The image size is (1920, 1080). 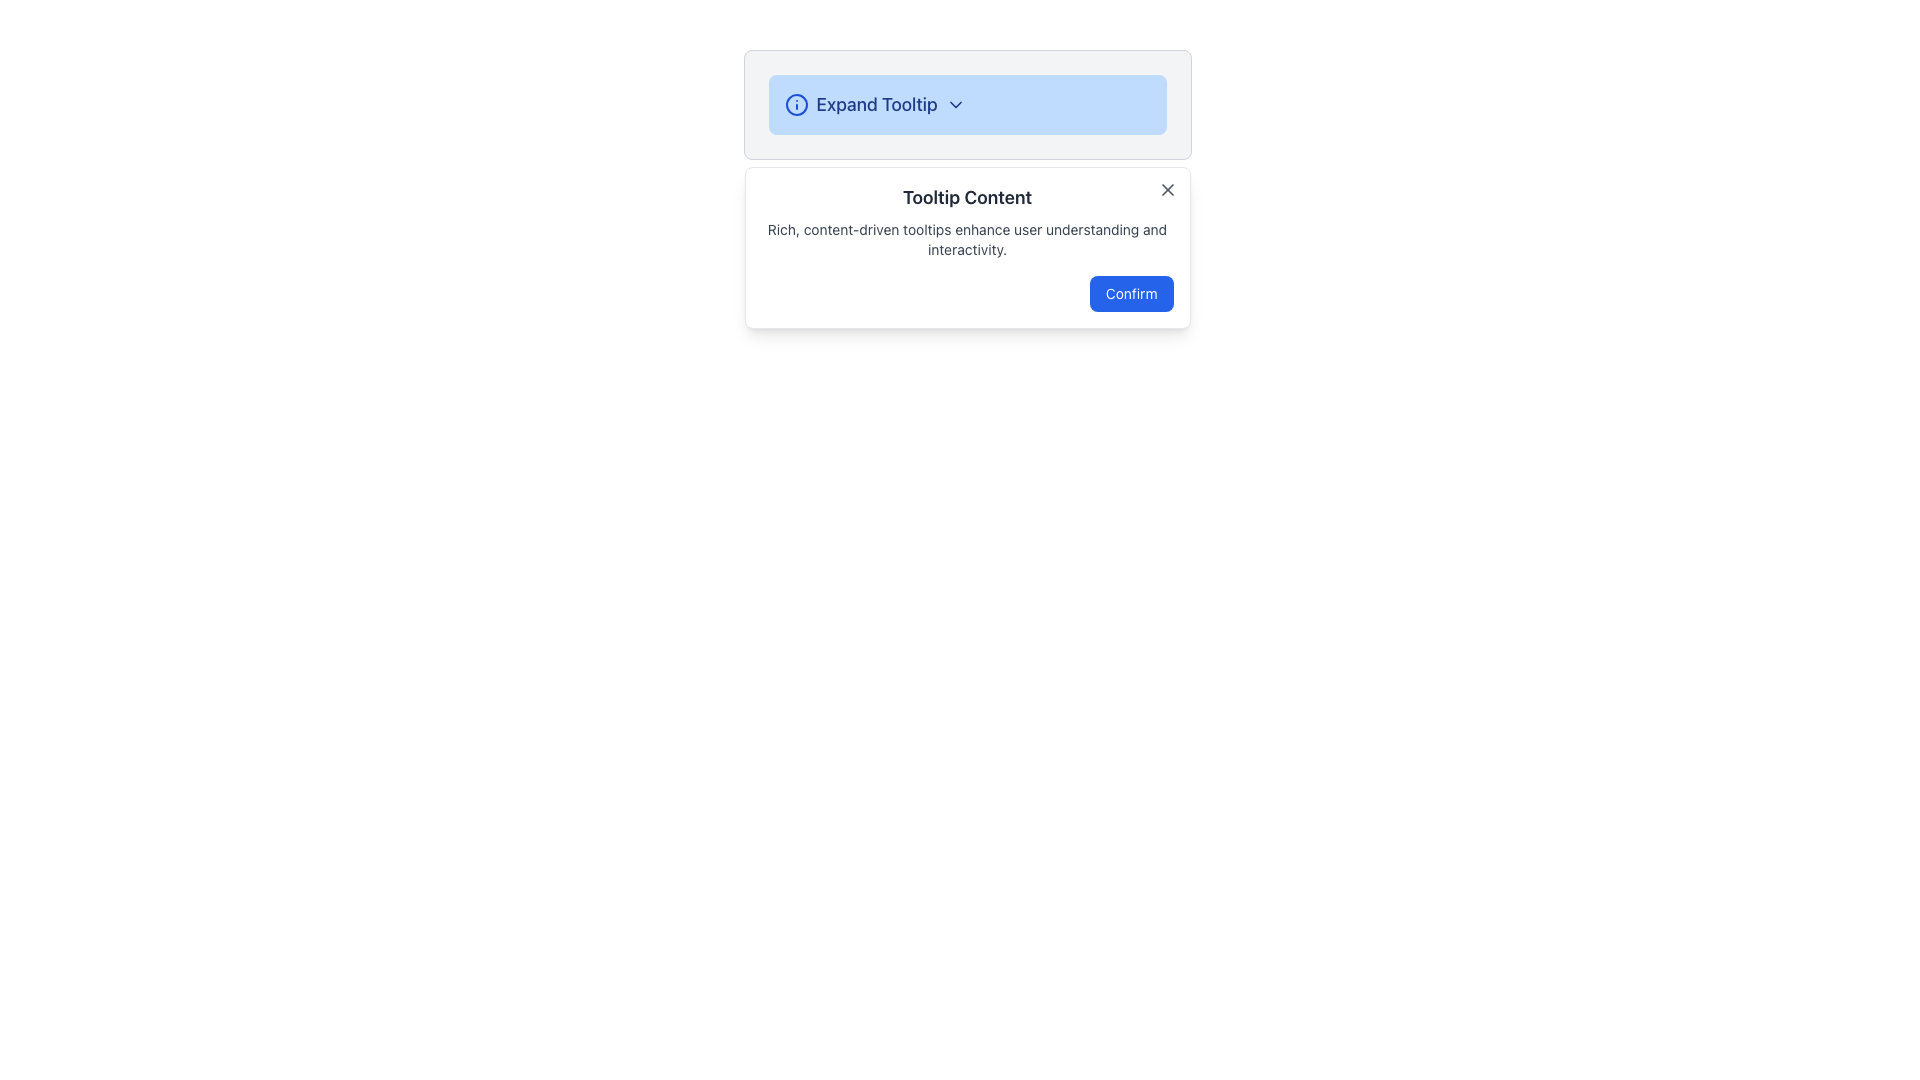 What do you see at coordinates (967, 104) in the screenshot?
I see `the button that expands or collapses tooltip content for accessibility purposes` at bounding box center [967, 104].